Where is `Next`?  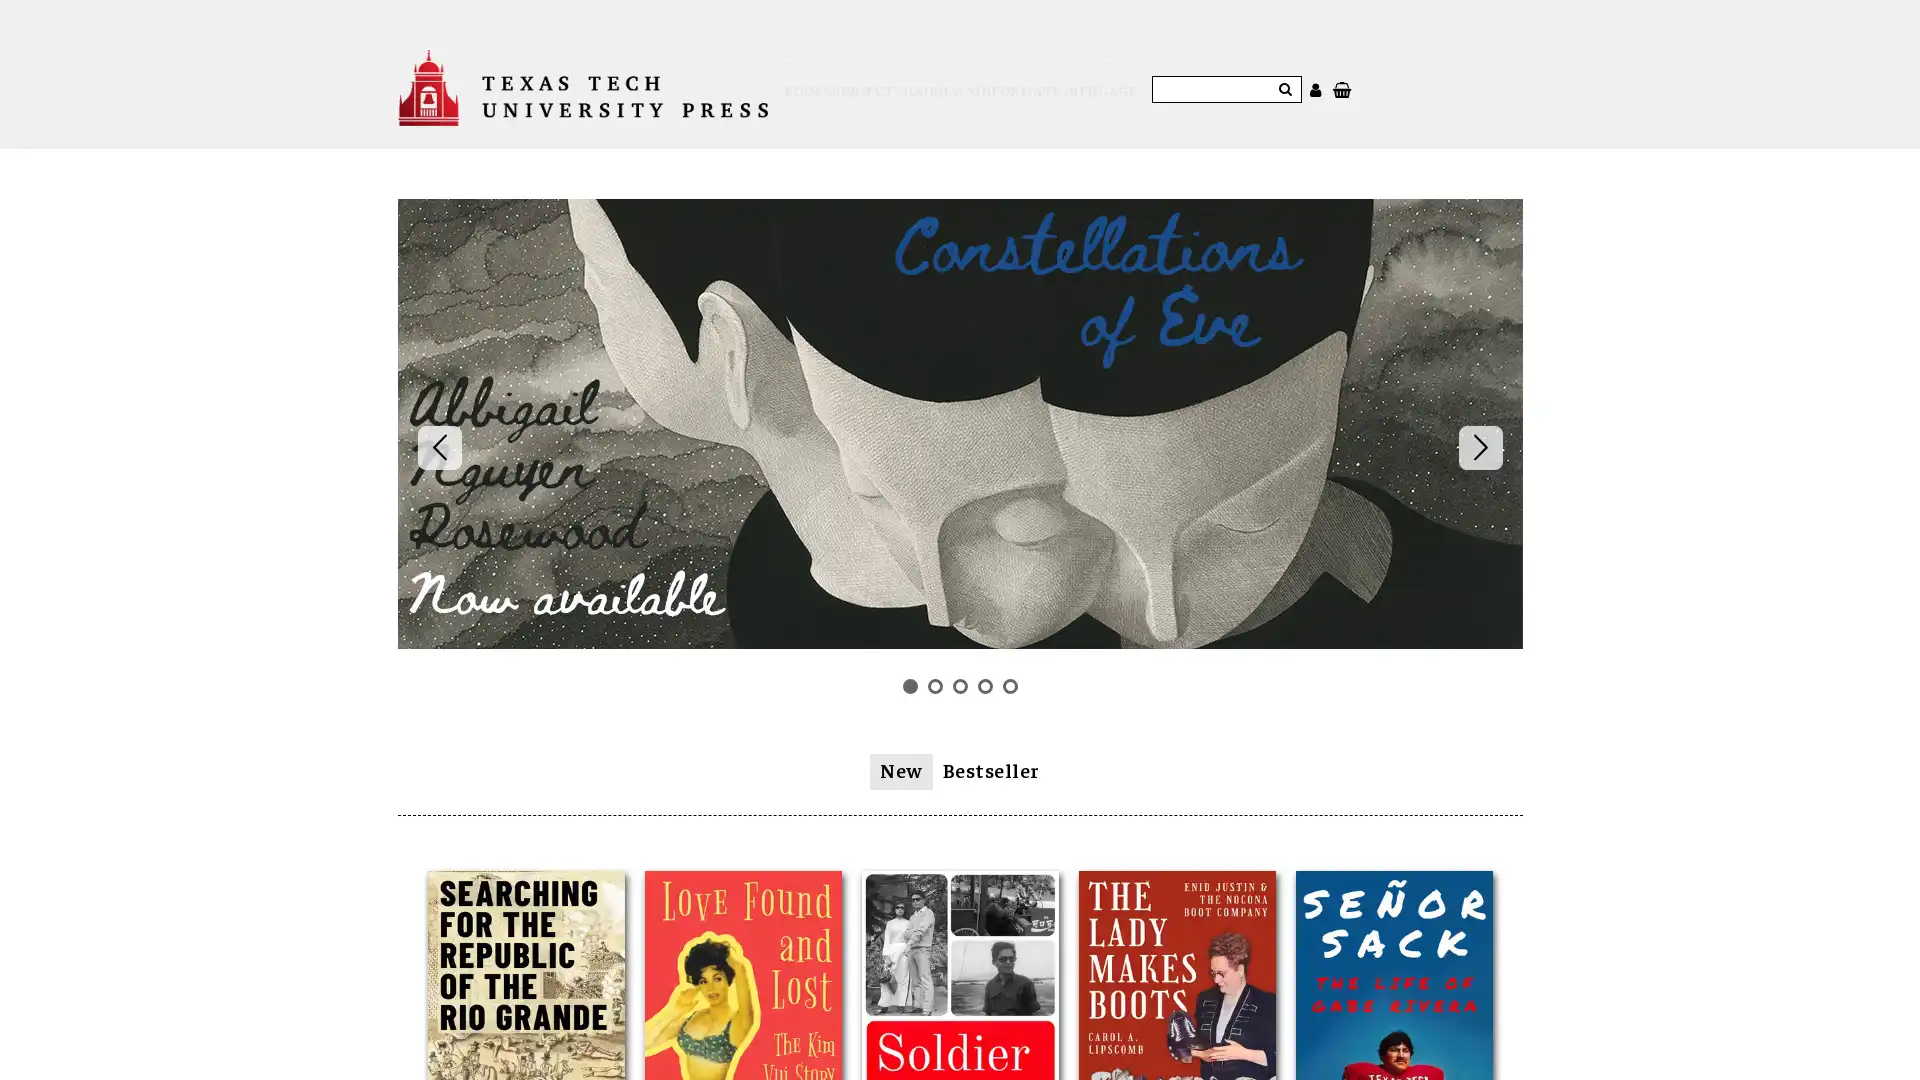 Next is located at coordinates (1479, 423).